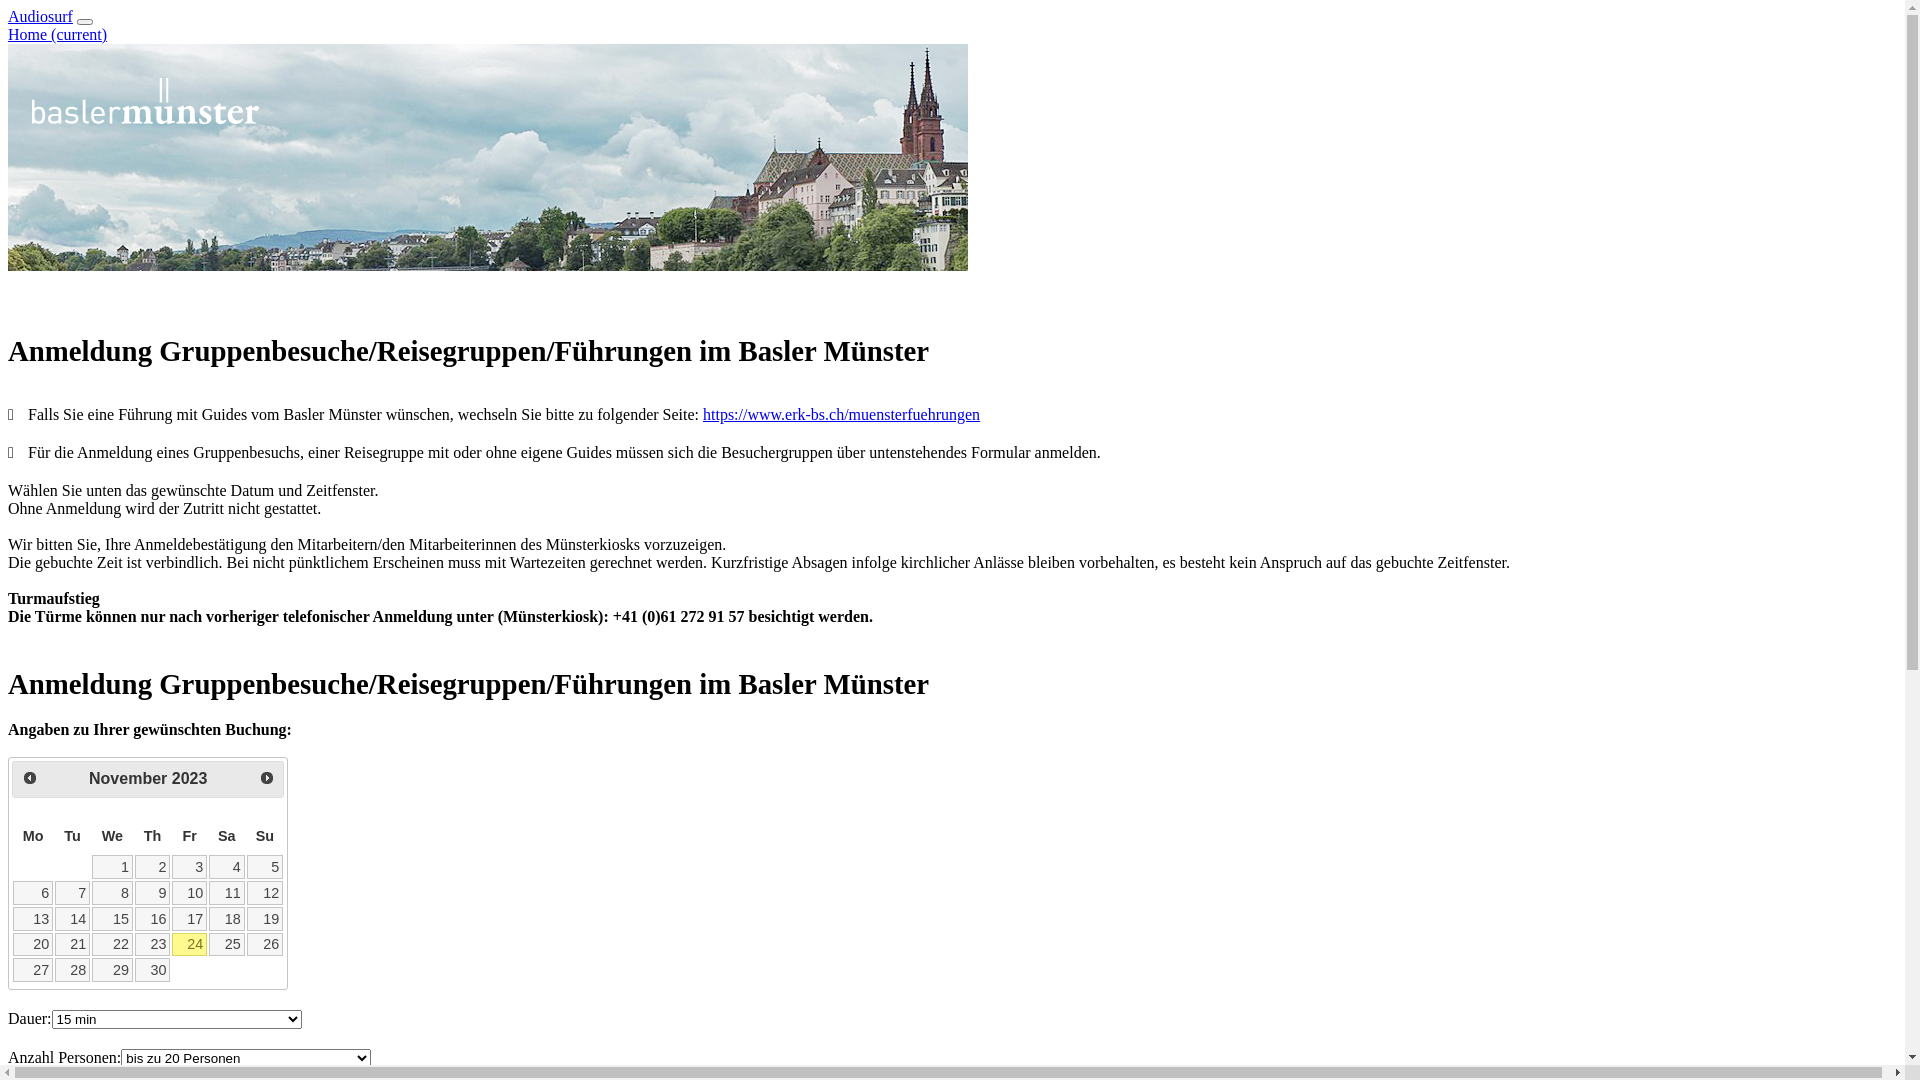 This screenshot has width=1920, height=1080. What do you see at coordinates (111, 918) in the screenshot?
I see `'15'` at bounding box center [111, 918].